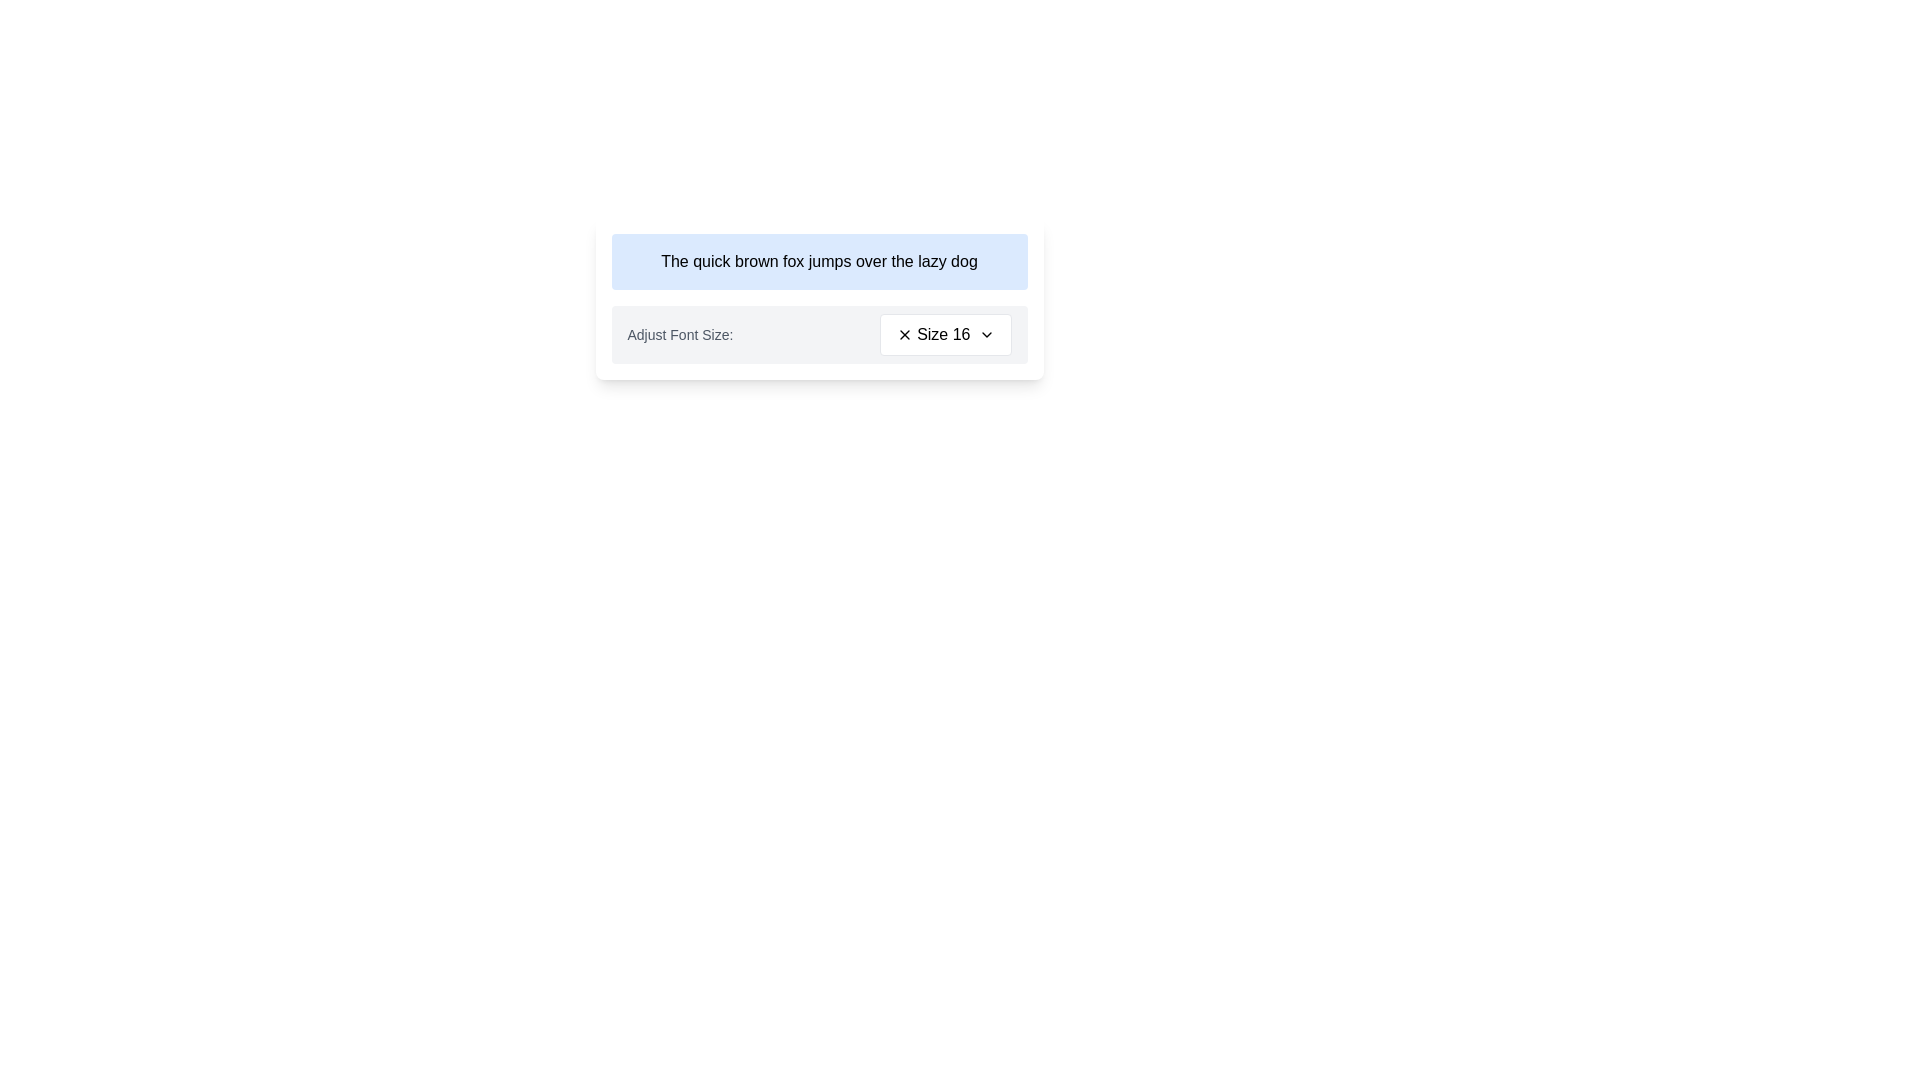 This screenshot has height=1080, width=1920. What do you see at coordinates (680, 334) in the screenshot?
I see `the text label providing context for the adjustable font size control, located adjacent to 'Size 16'` at bounding box center [680, 334].